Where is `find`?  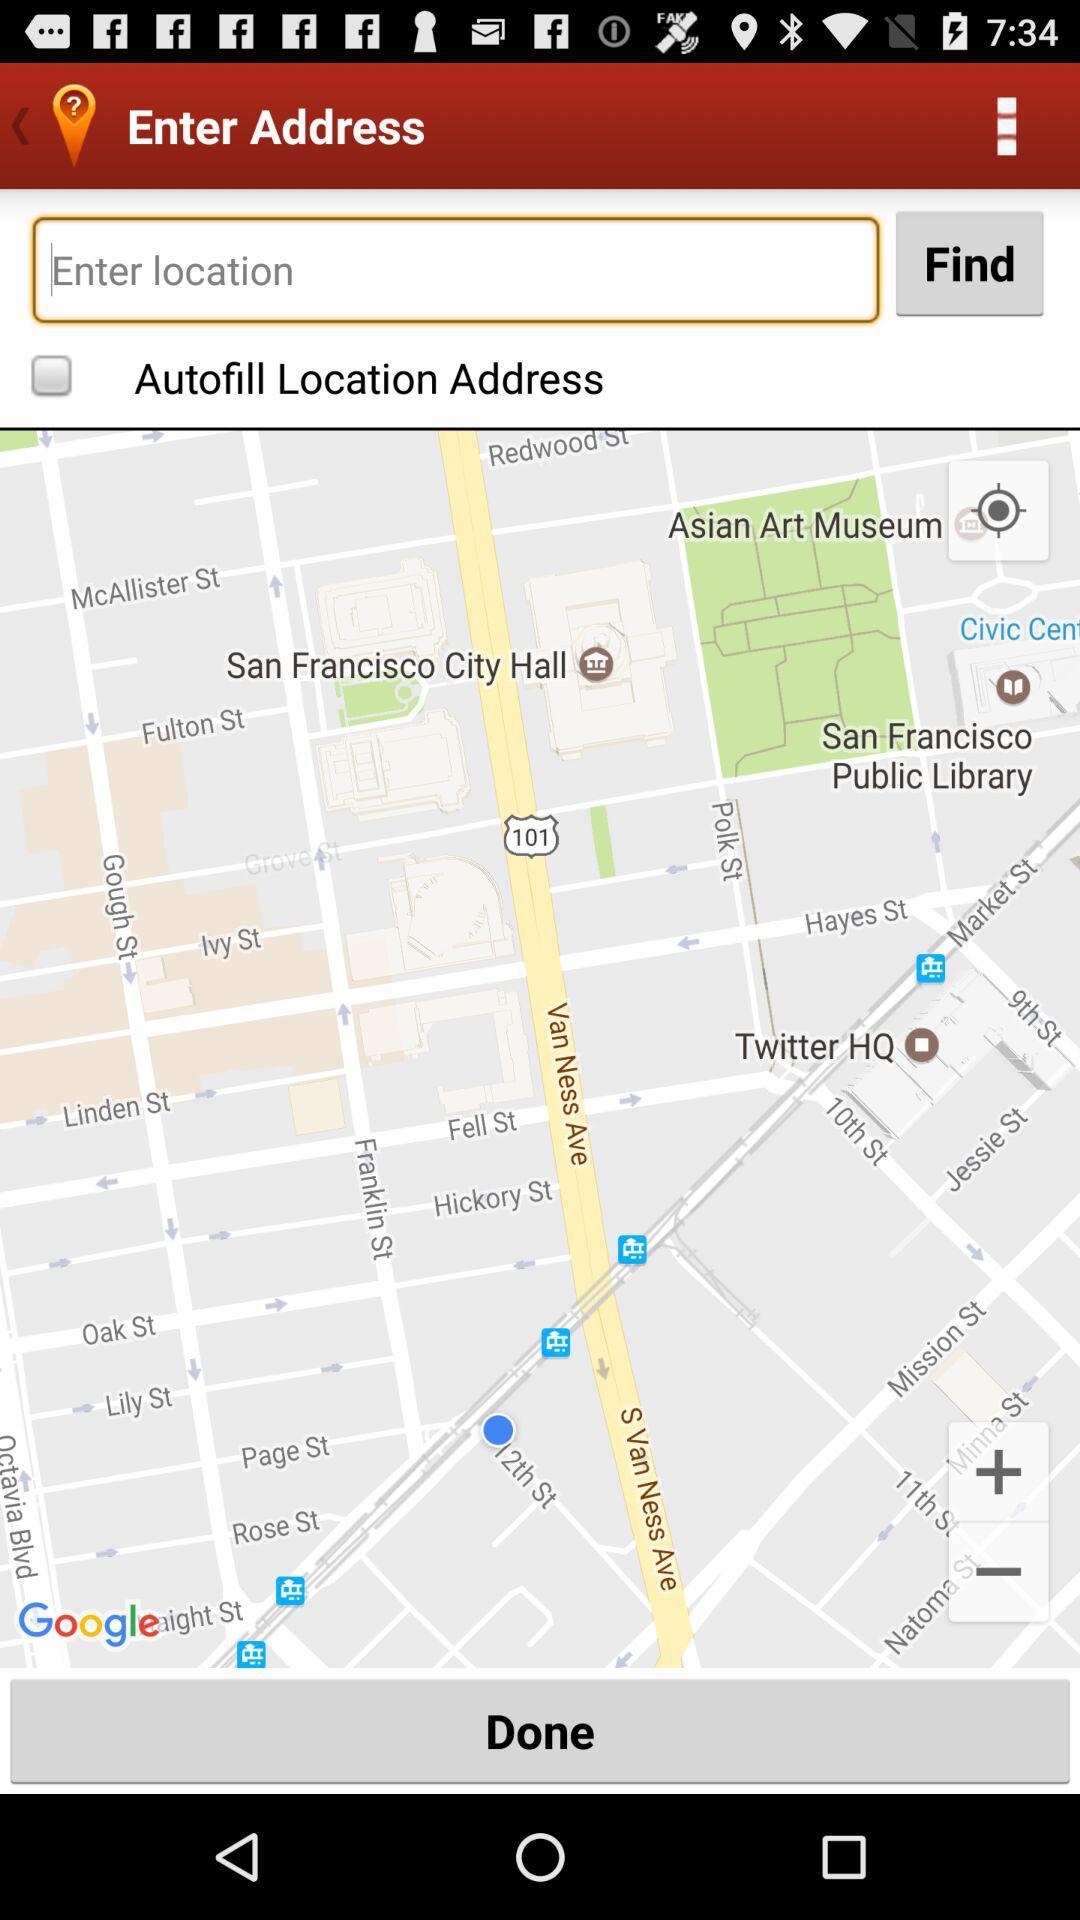
find is located at coordinates (968, 262).